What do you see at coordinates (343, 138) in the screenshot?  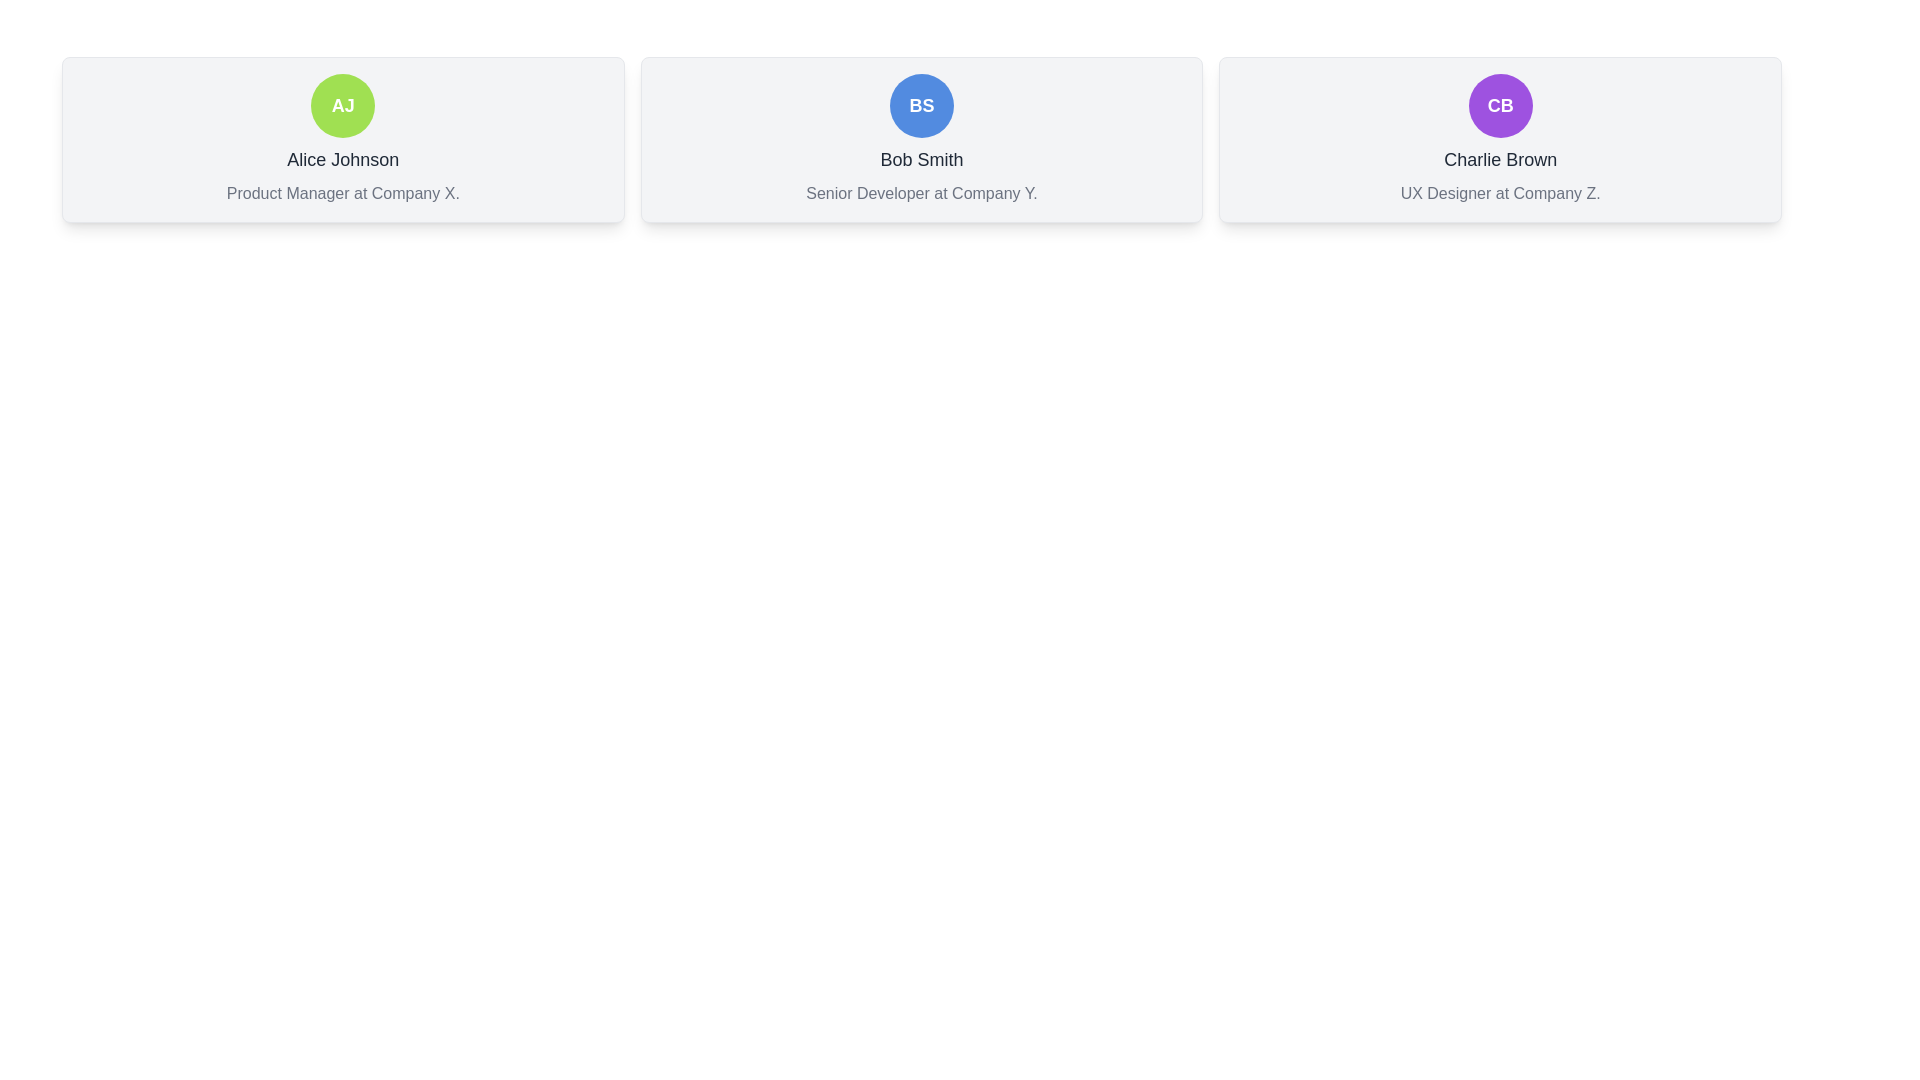 I see `the Profile Card featuring a light gray background, rounded corners, and containing the avatar with initials 'AJ', name 'Alice Johnson', and designation 'Product Manager at Company X'` at bounding box center [343, 138].